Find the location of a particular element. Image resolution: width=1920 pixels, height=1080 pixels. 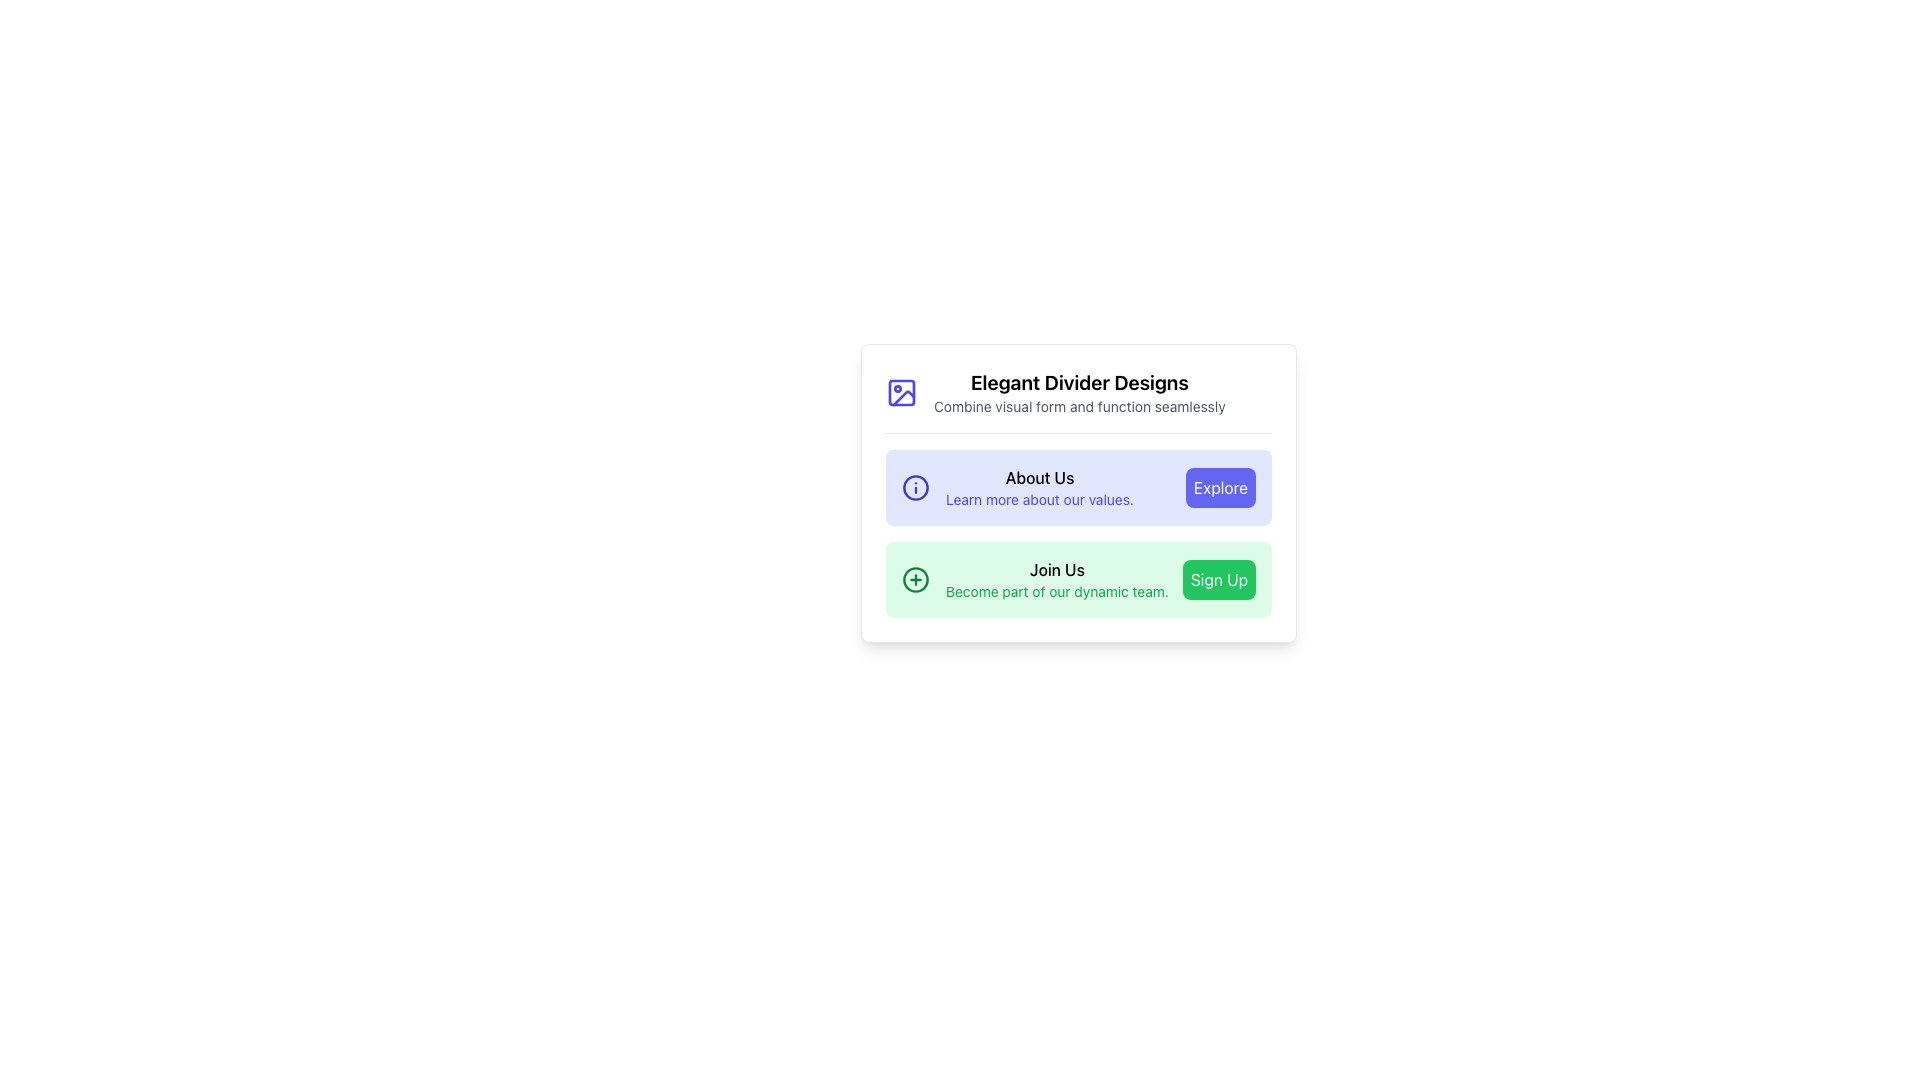

the informational caption located underneath the 'About Us' heading, which guides users to learn more about the content or theme is located at coordinates (1040, 499).